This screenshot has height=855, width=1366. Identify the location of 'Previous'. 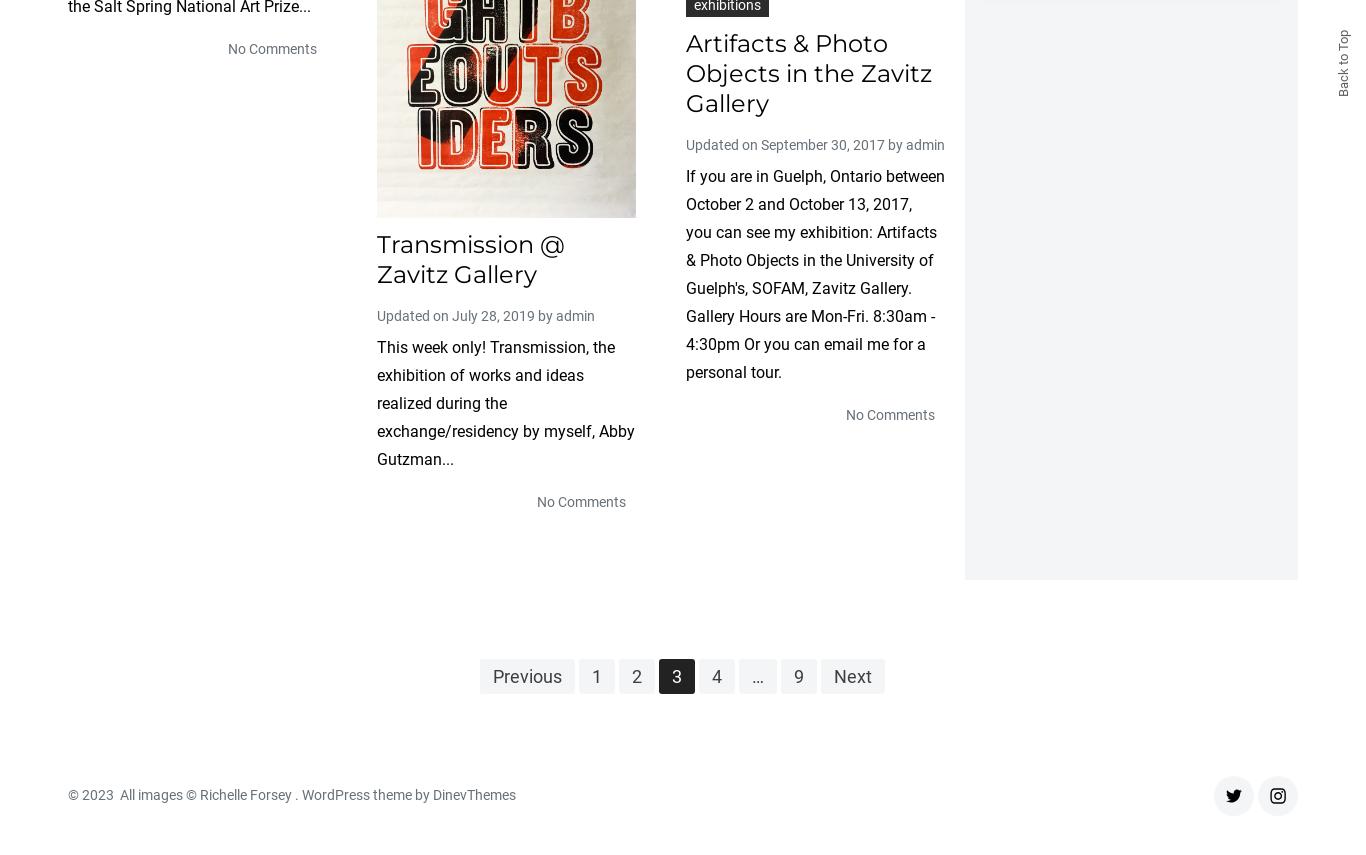
(527, 675).